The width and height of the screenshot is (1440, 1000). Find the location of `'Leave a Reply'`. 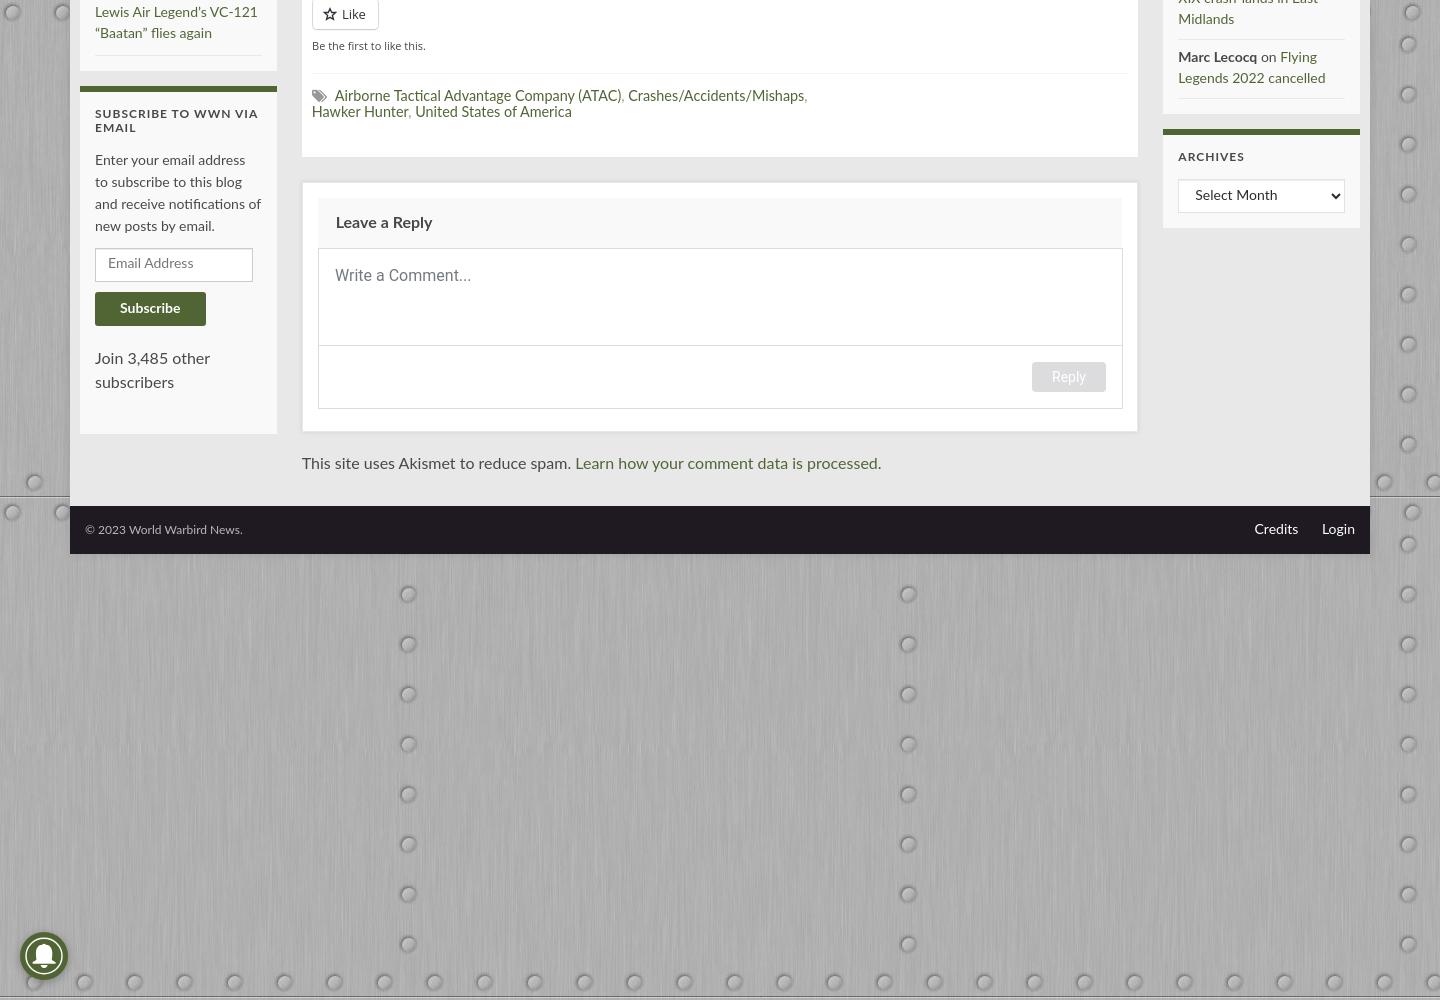

'Leave a Reply' is located at coordinates (382, 221).